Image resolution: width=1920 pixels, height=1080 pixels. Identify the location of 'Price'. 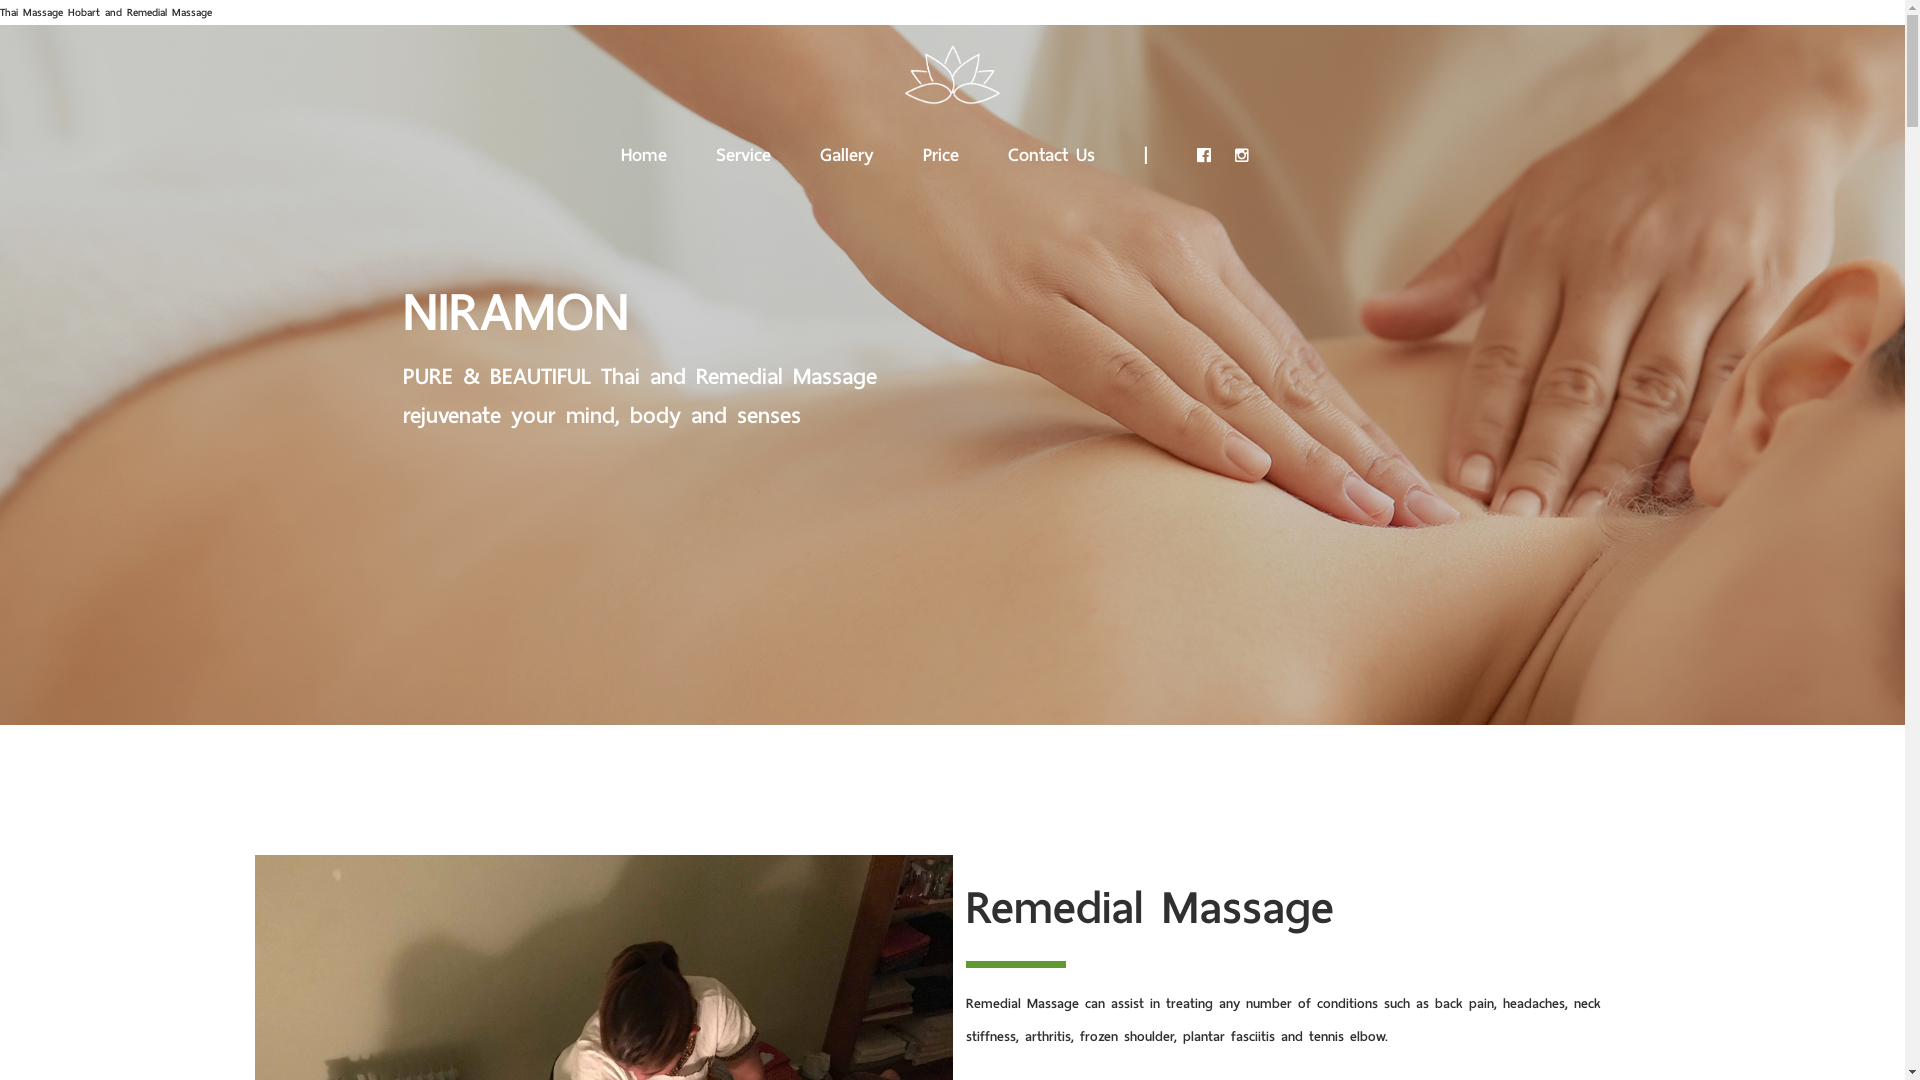
(921, 149).